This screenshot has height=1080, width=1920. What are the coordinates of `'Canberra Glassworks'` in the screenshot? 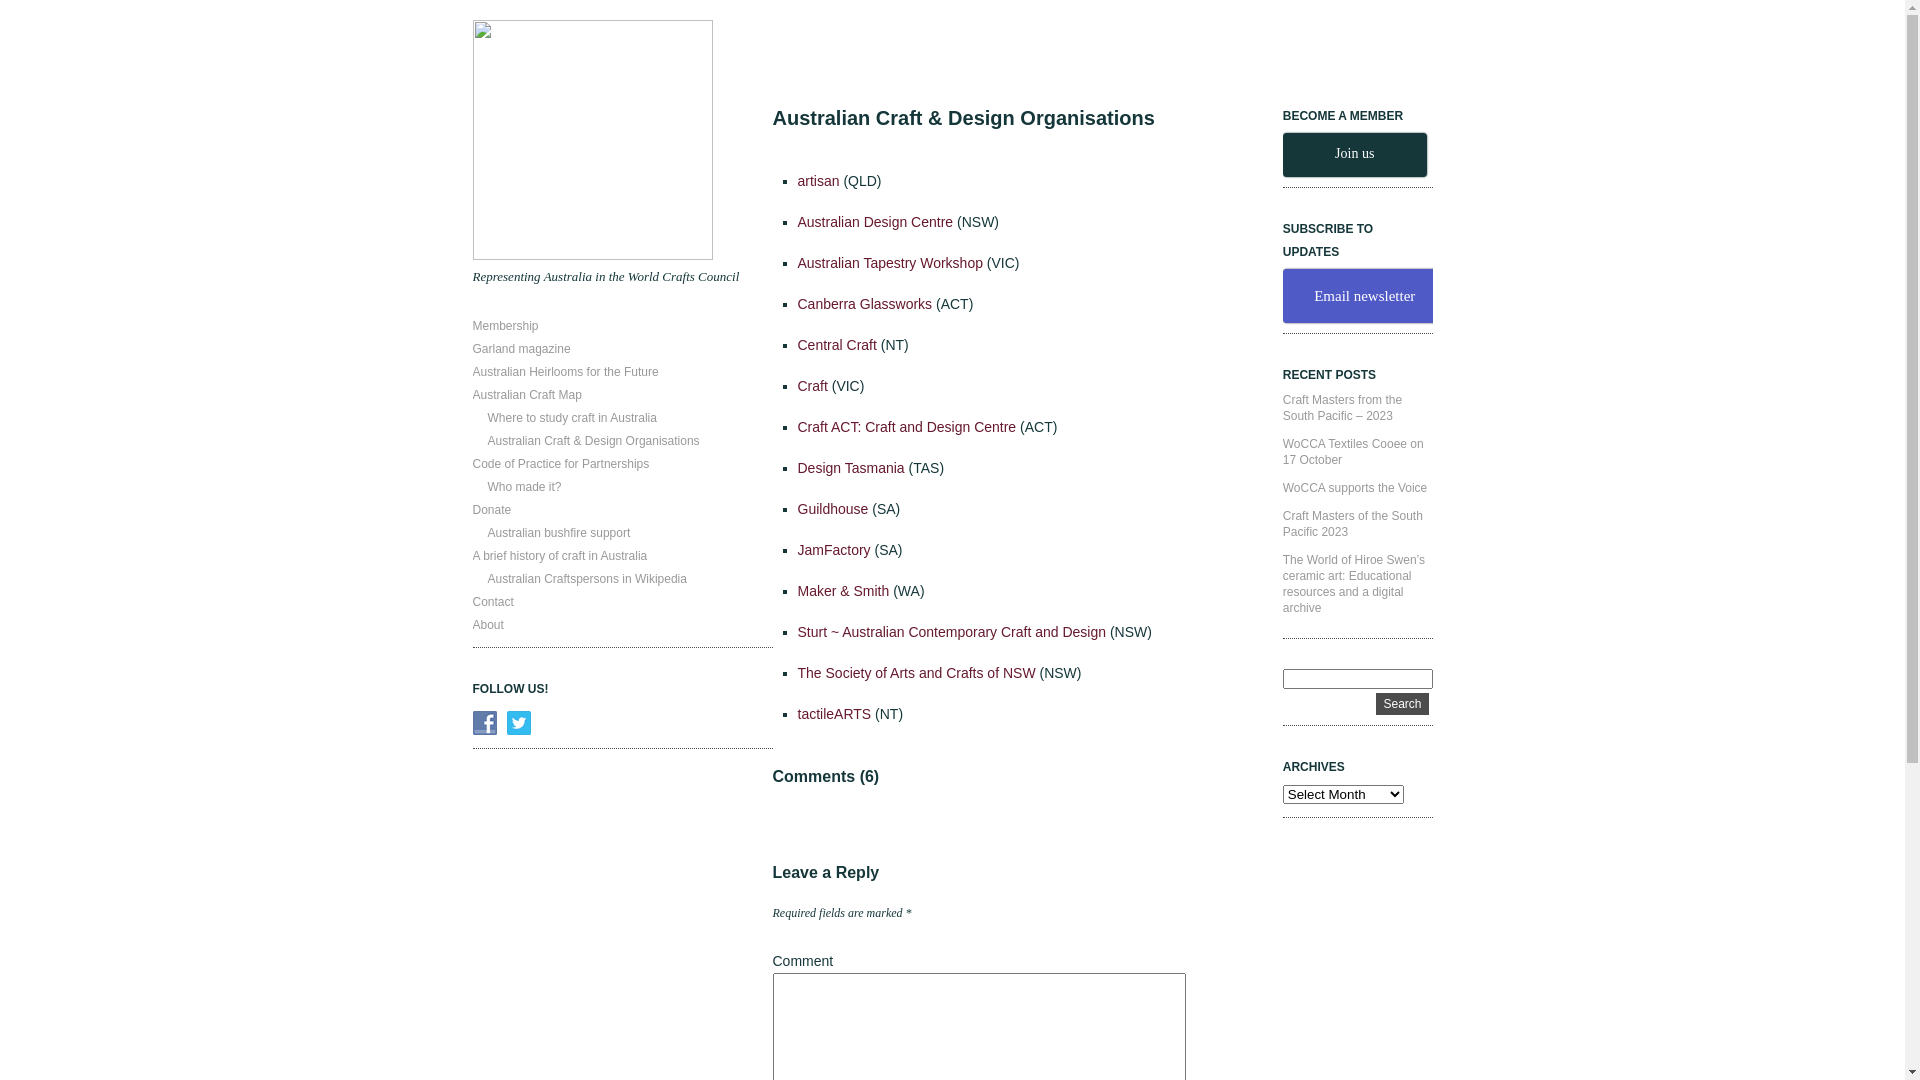 It's located at (796, 304).